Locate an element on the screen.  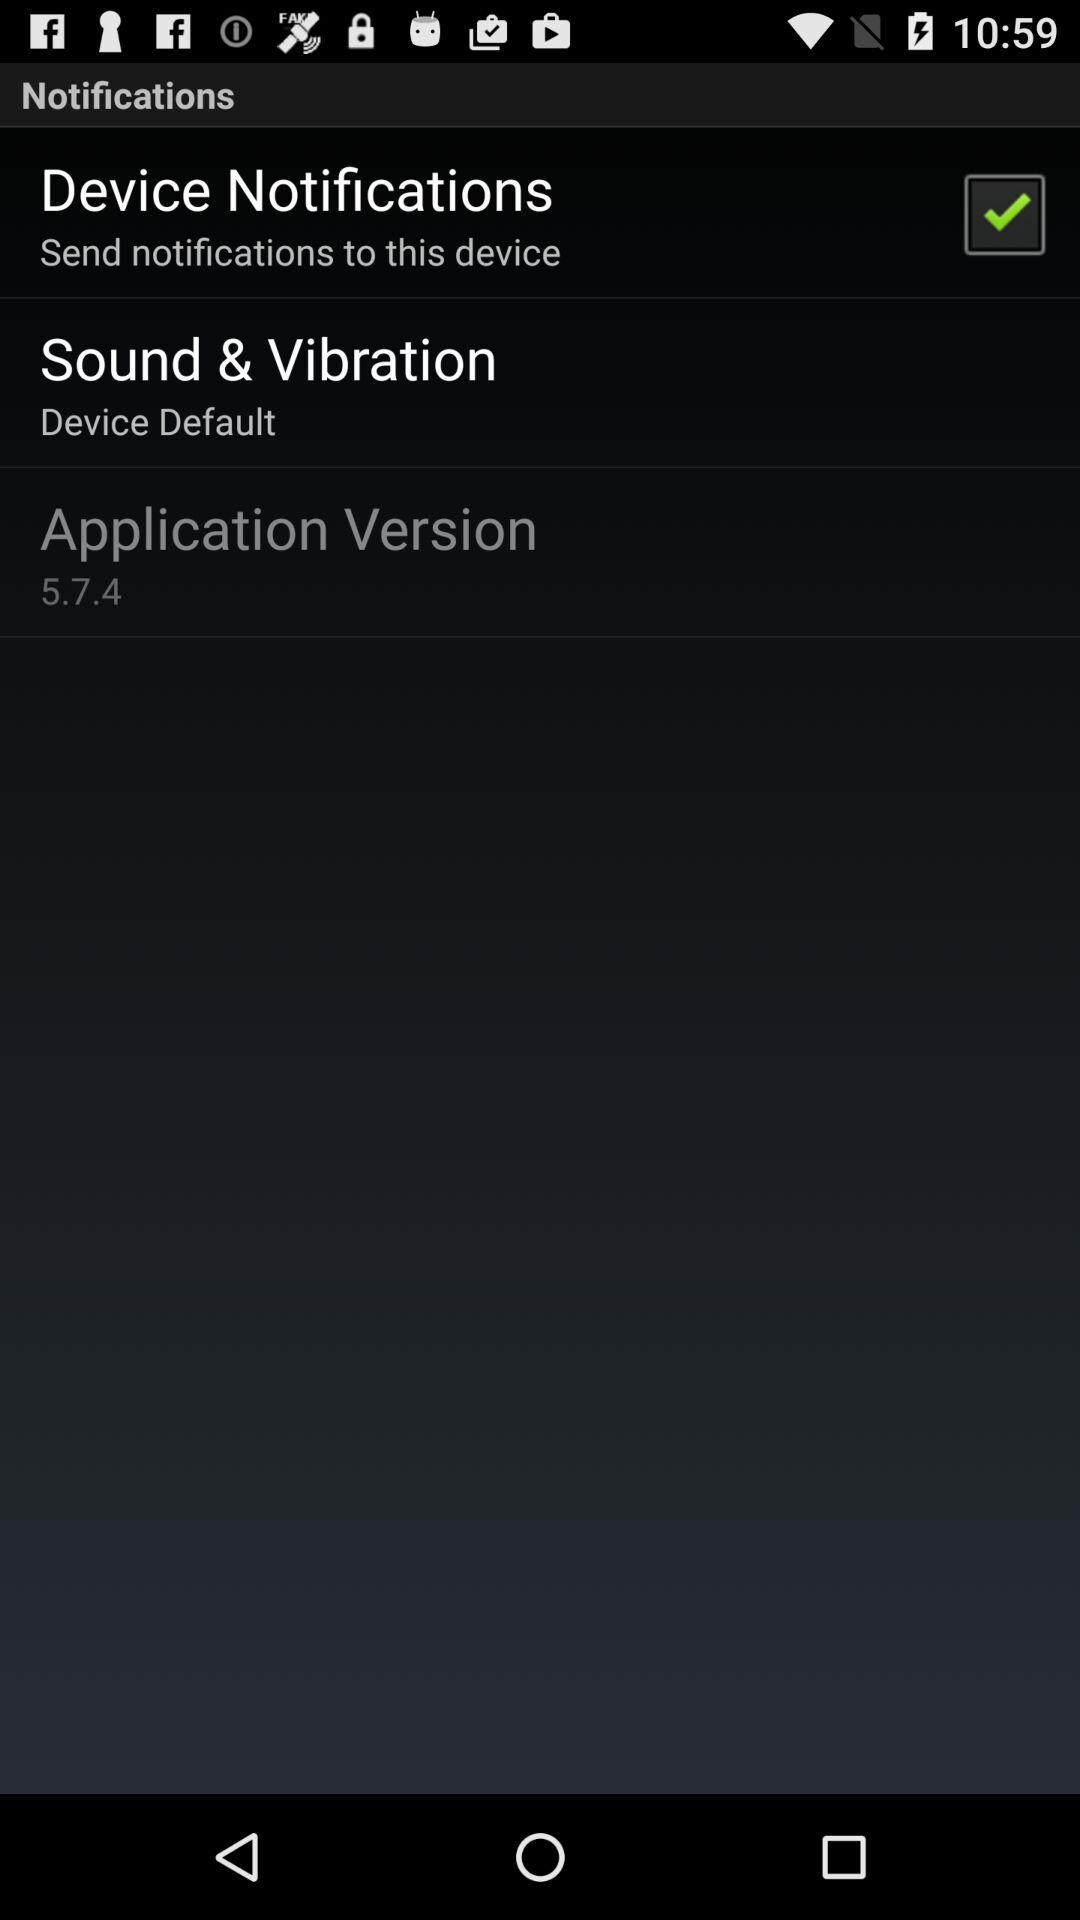
the send notifications to app is located at coordinates (300, 250).